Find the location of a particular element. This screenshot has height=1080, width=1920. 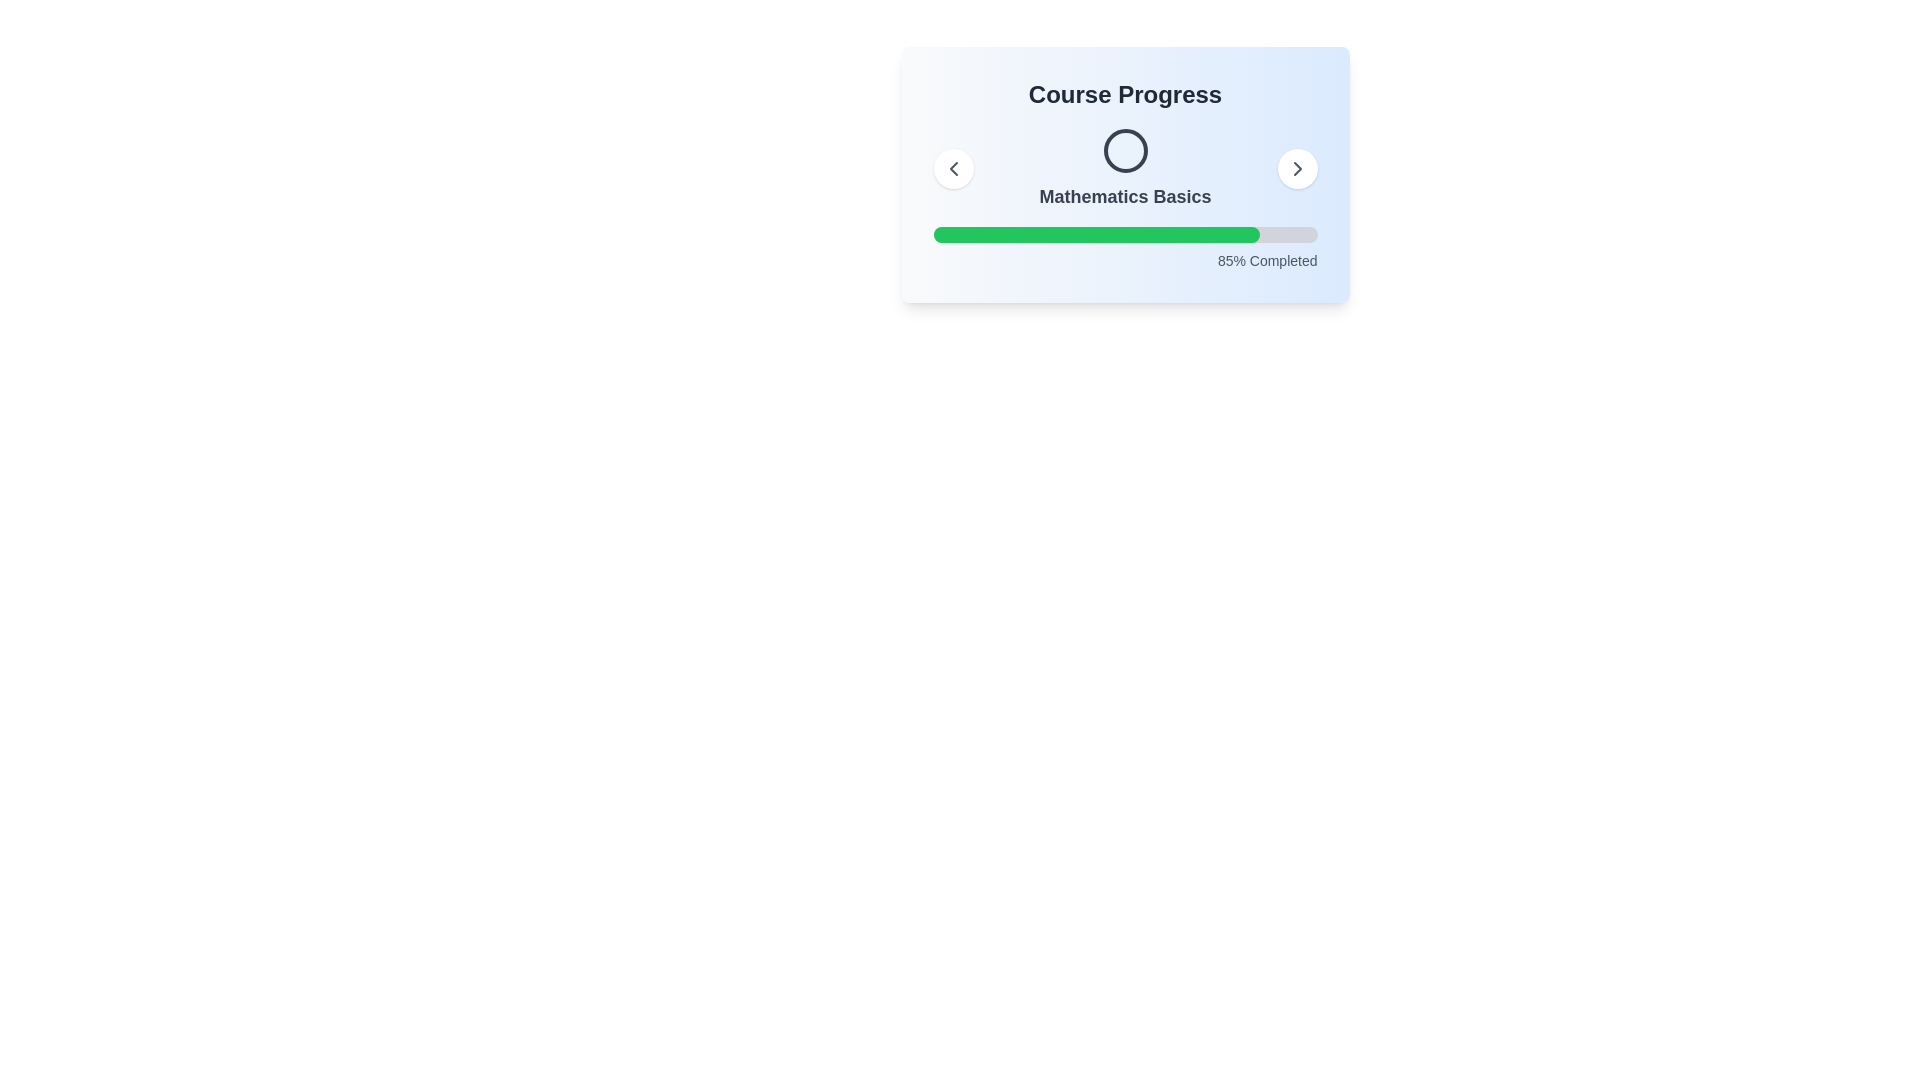

the circle icon representing the 'Mathematics Basics' title in the Course Progress section is located at coordinates (1125, 168).